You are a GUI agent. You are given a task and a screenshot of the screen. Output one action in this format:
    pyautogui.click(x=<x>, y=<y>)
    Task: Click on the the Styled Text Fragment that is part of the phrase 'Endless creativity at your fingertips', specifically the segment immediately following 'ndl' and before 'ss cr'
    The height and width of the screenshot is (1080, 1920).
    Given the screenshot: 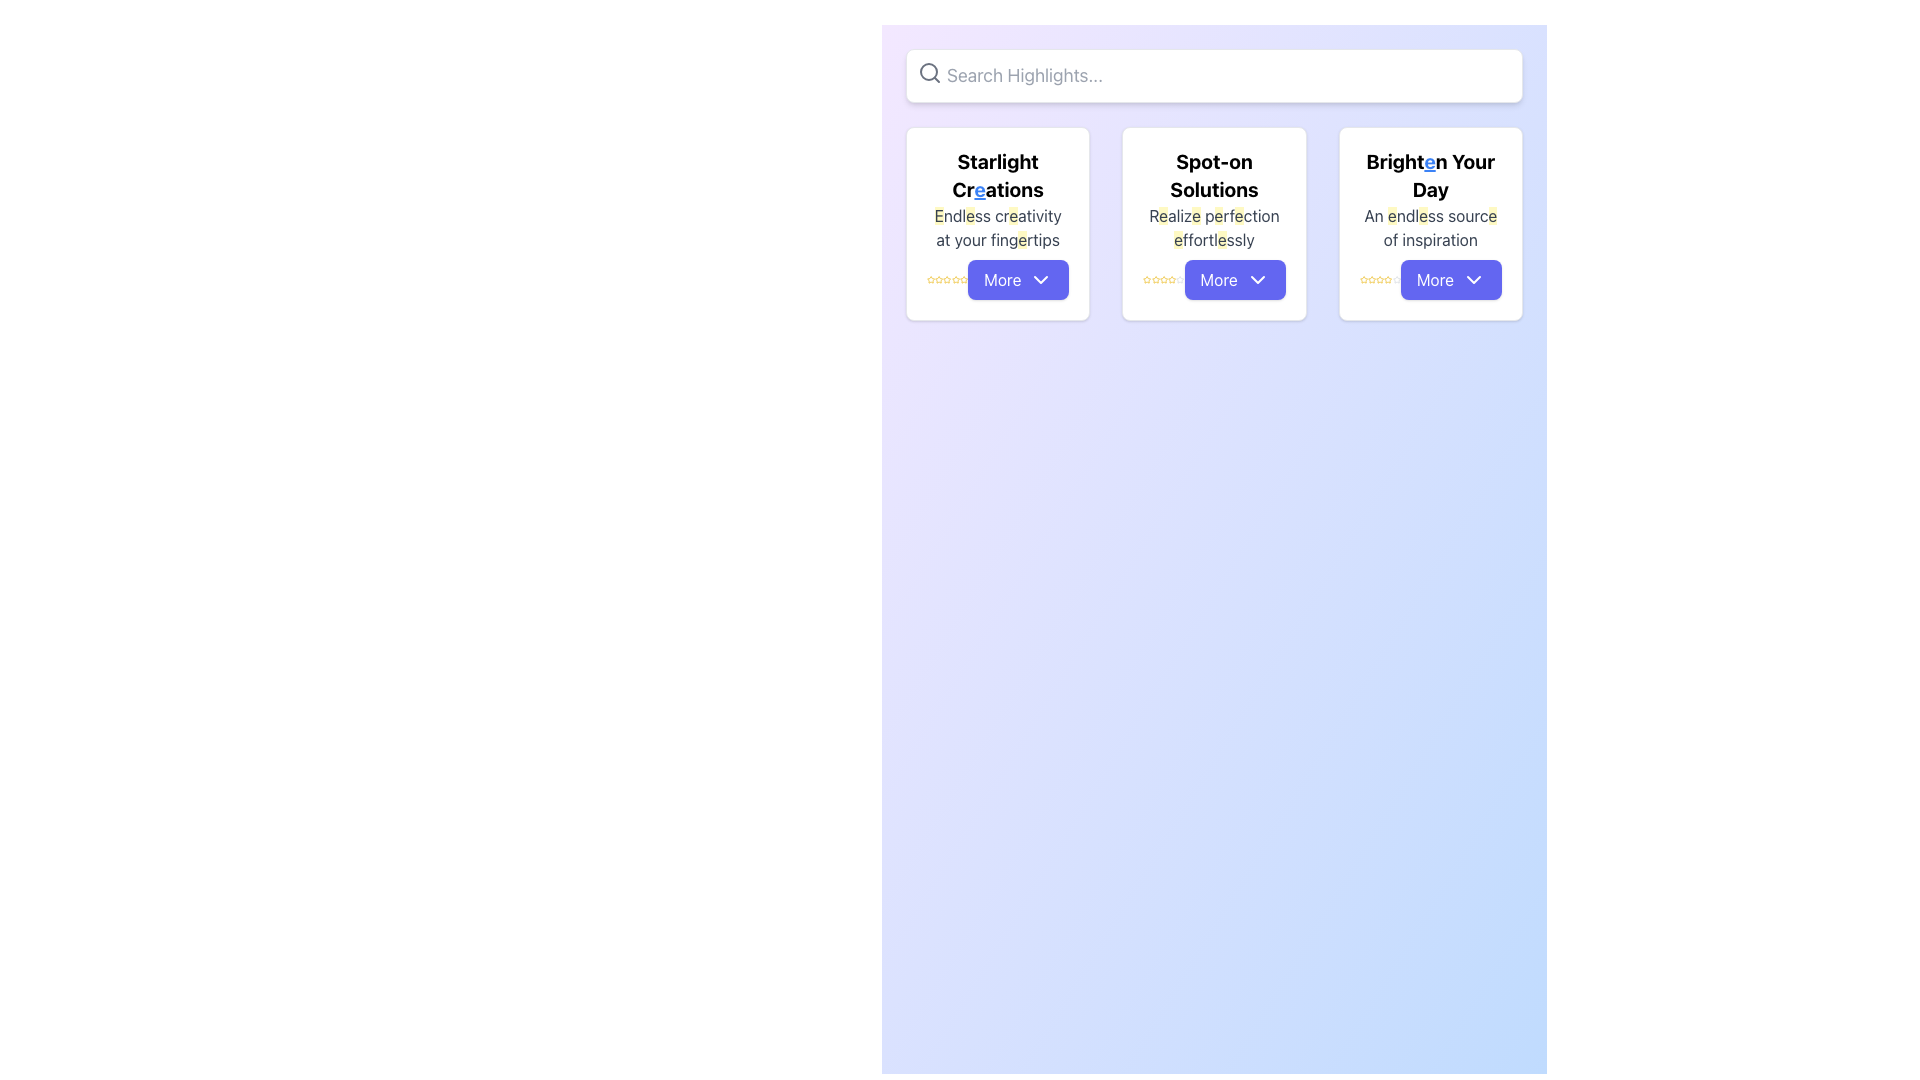 What is the action you would take?
    pyautogui.click(x=970, y=216)
    